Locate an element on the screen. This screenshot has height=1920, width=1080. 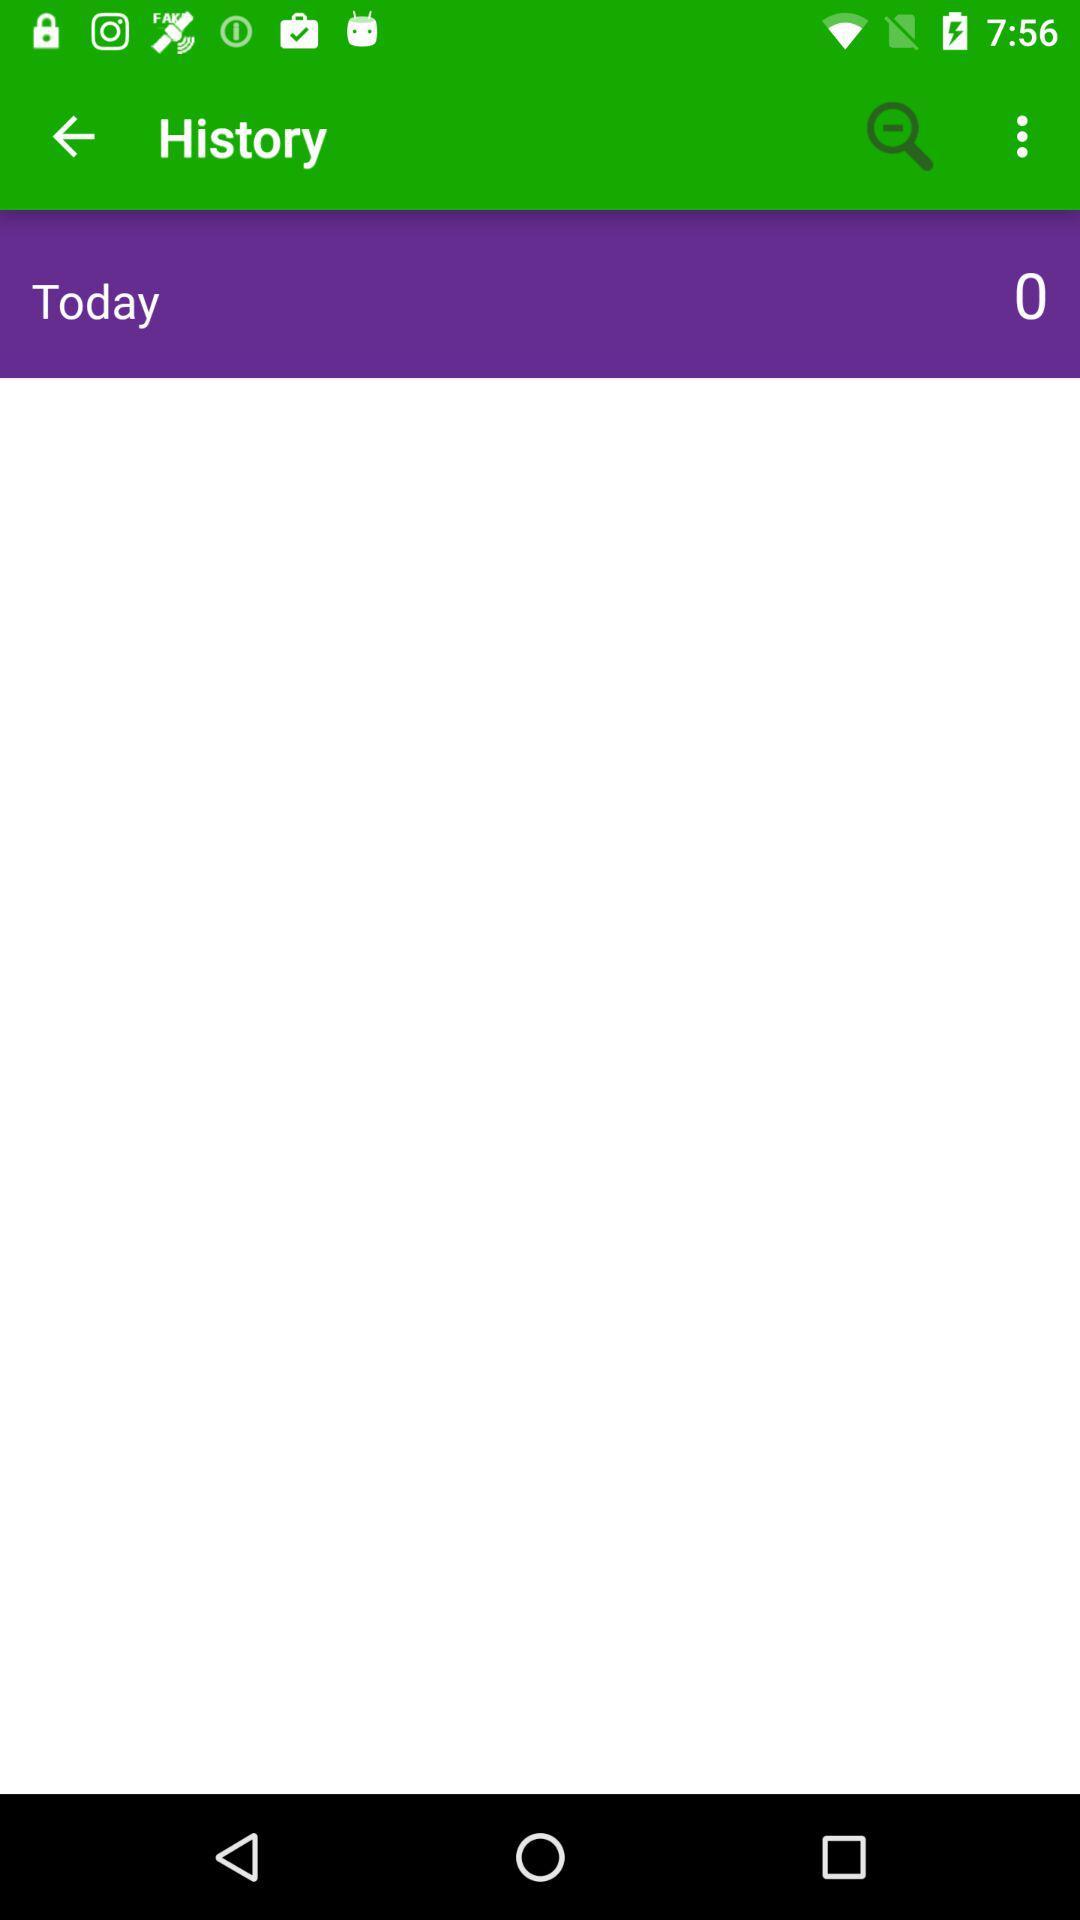
the today item is located at coordinates (95, 299).